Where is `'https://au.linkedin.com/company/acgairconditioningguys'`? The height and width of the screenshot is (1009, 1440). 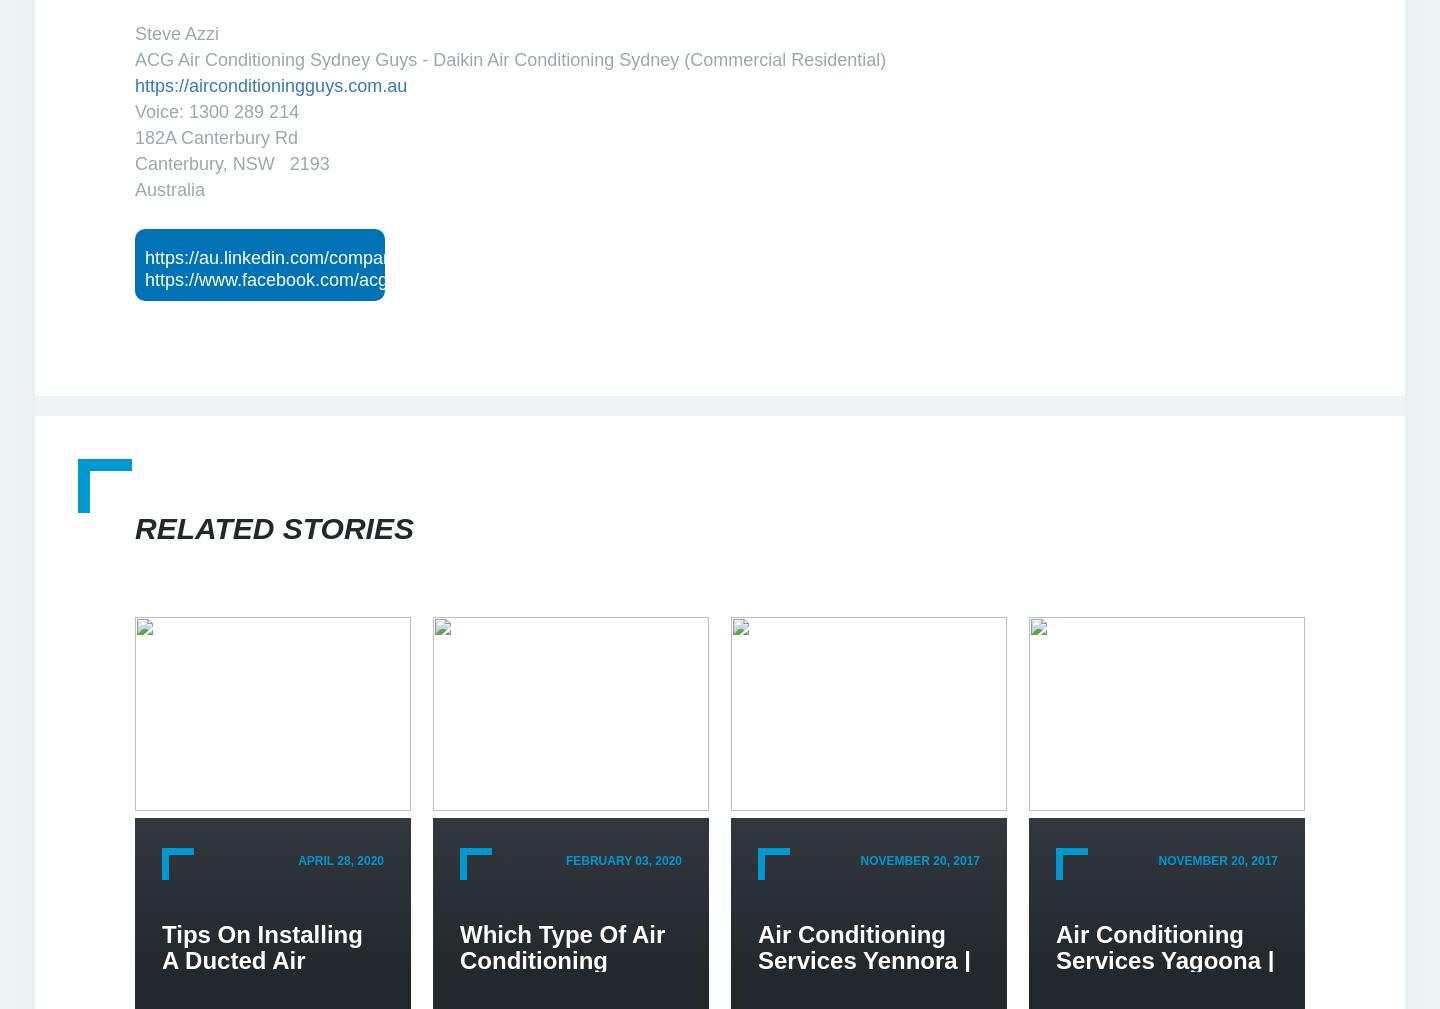
'https://au.linkedin.com/company/acgairconditioningguys' is located at coordinates (366, 257).